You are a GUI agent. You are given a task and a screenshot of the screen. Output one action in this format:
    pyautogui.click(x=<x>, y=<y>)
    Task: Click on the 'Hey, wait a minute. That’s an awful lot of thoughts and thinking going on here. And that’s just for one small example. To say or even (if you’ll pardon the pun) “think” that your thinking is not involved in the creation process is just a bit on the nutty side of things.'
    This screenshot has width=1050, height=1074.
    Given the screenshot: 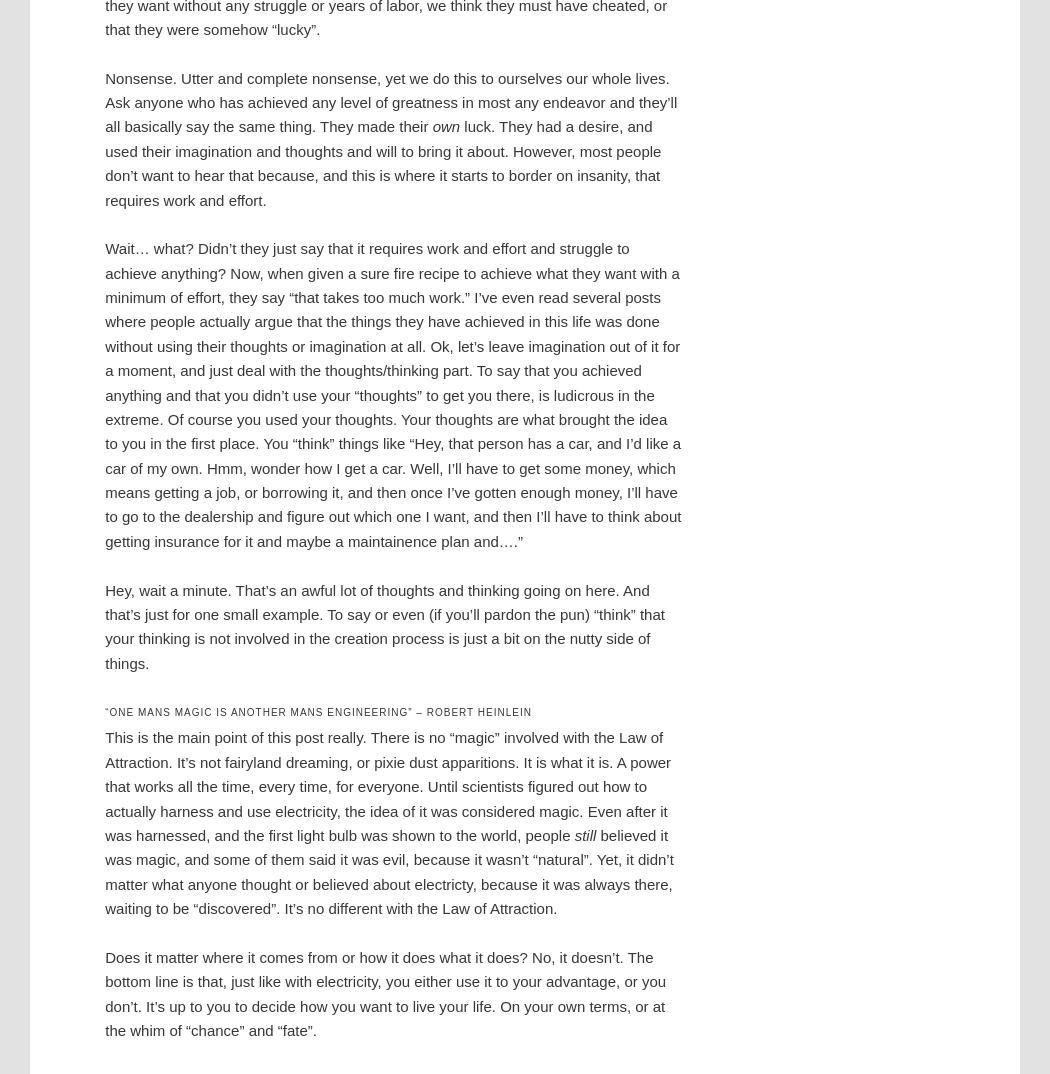 What is the action you would take?
    pyautogui.click(x=105, y=626)
    